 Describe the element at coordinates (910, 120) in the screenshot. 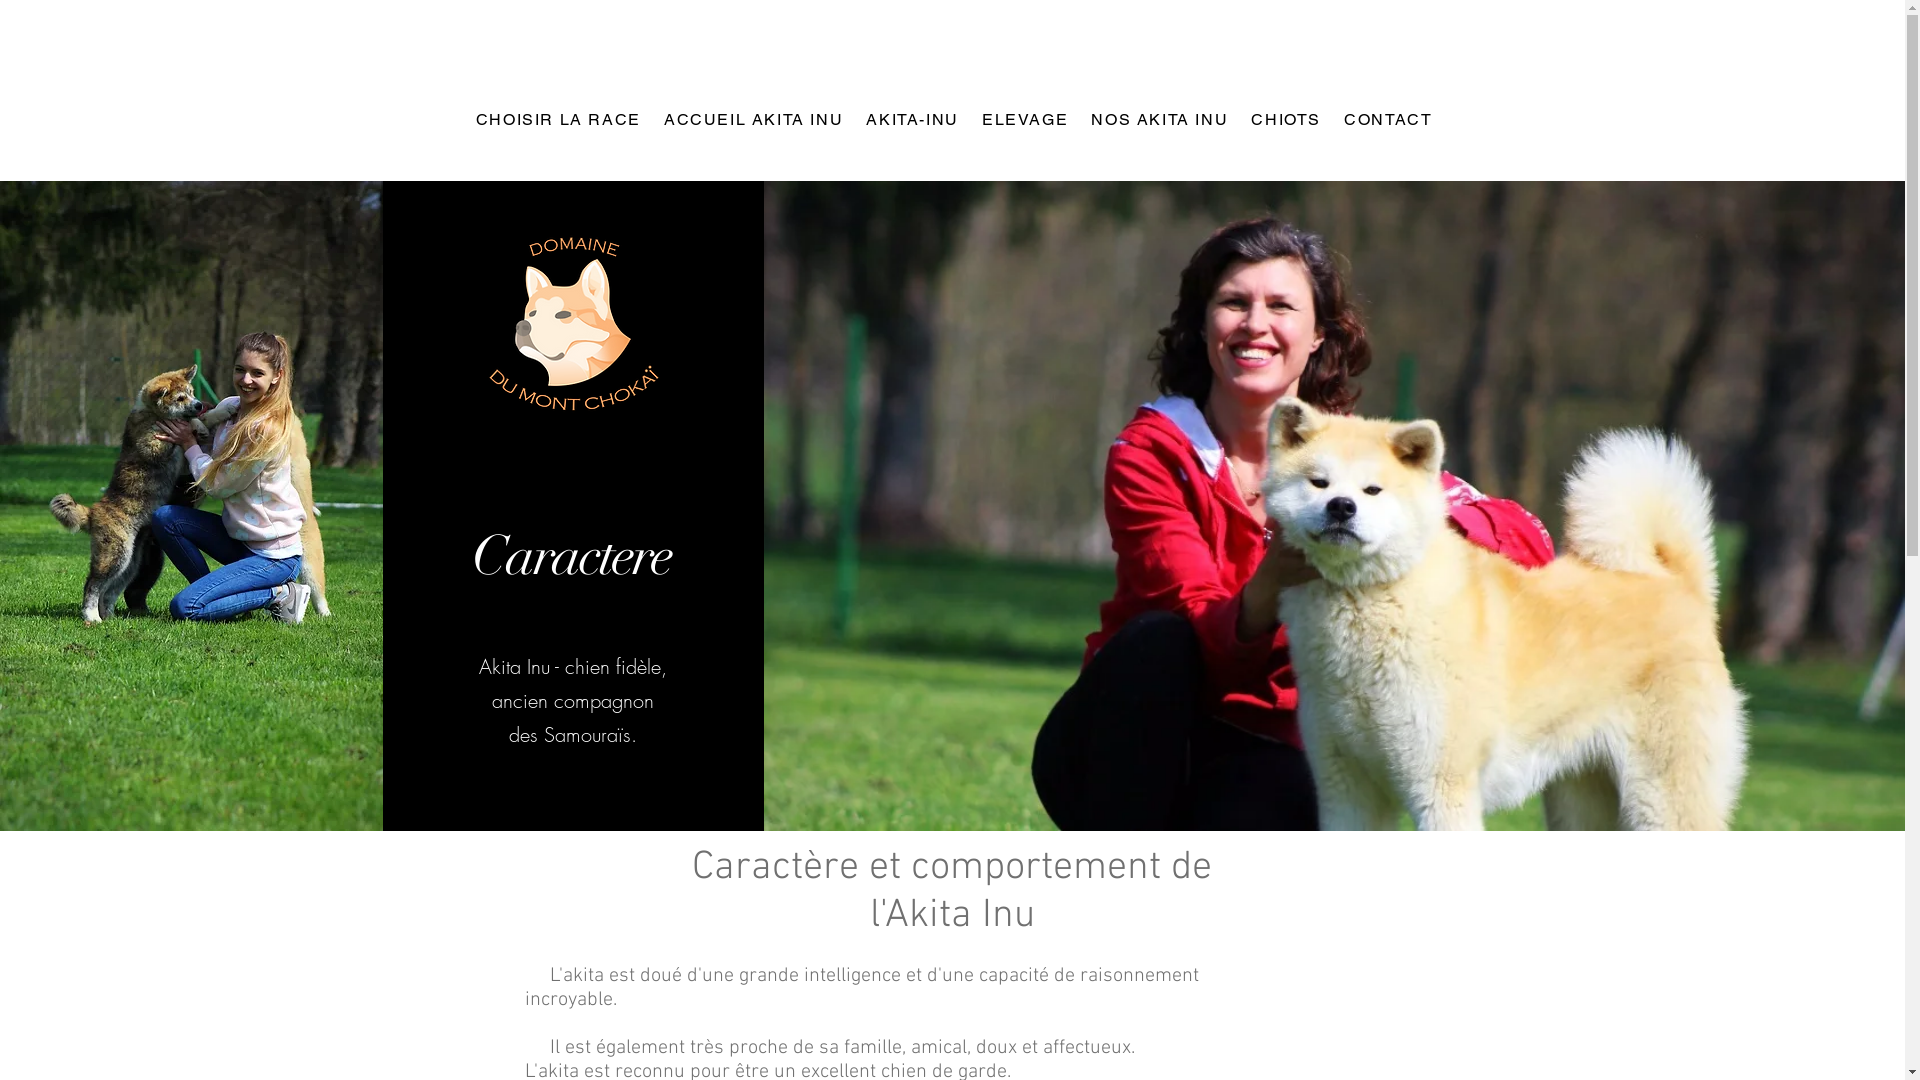

I see `'AKITA-INU'` at that location.